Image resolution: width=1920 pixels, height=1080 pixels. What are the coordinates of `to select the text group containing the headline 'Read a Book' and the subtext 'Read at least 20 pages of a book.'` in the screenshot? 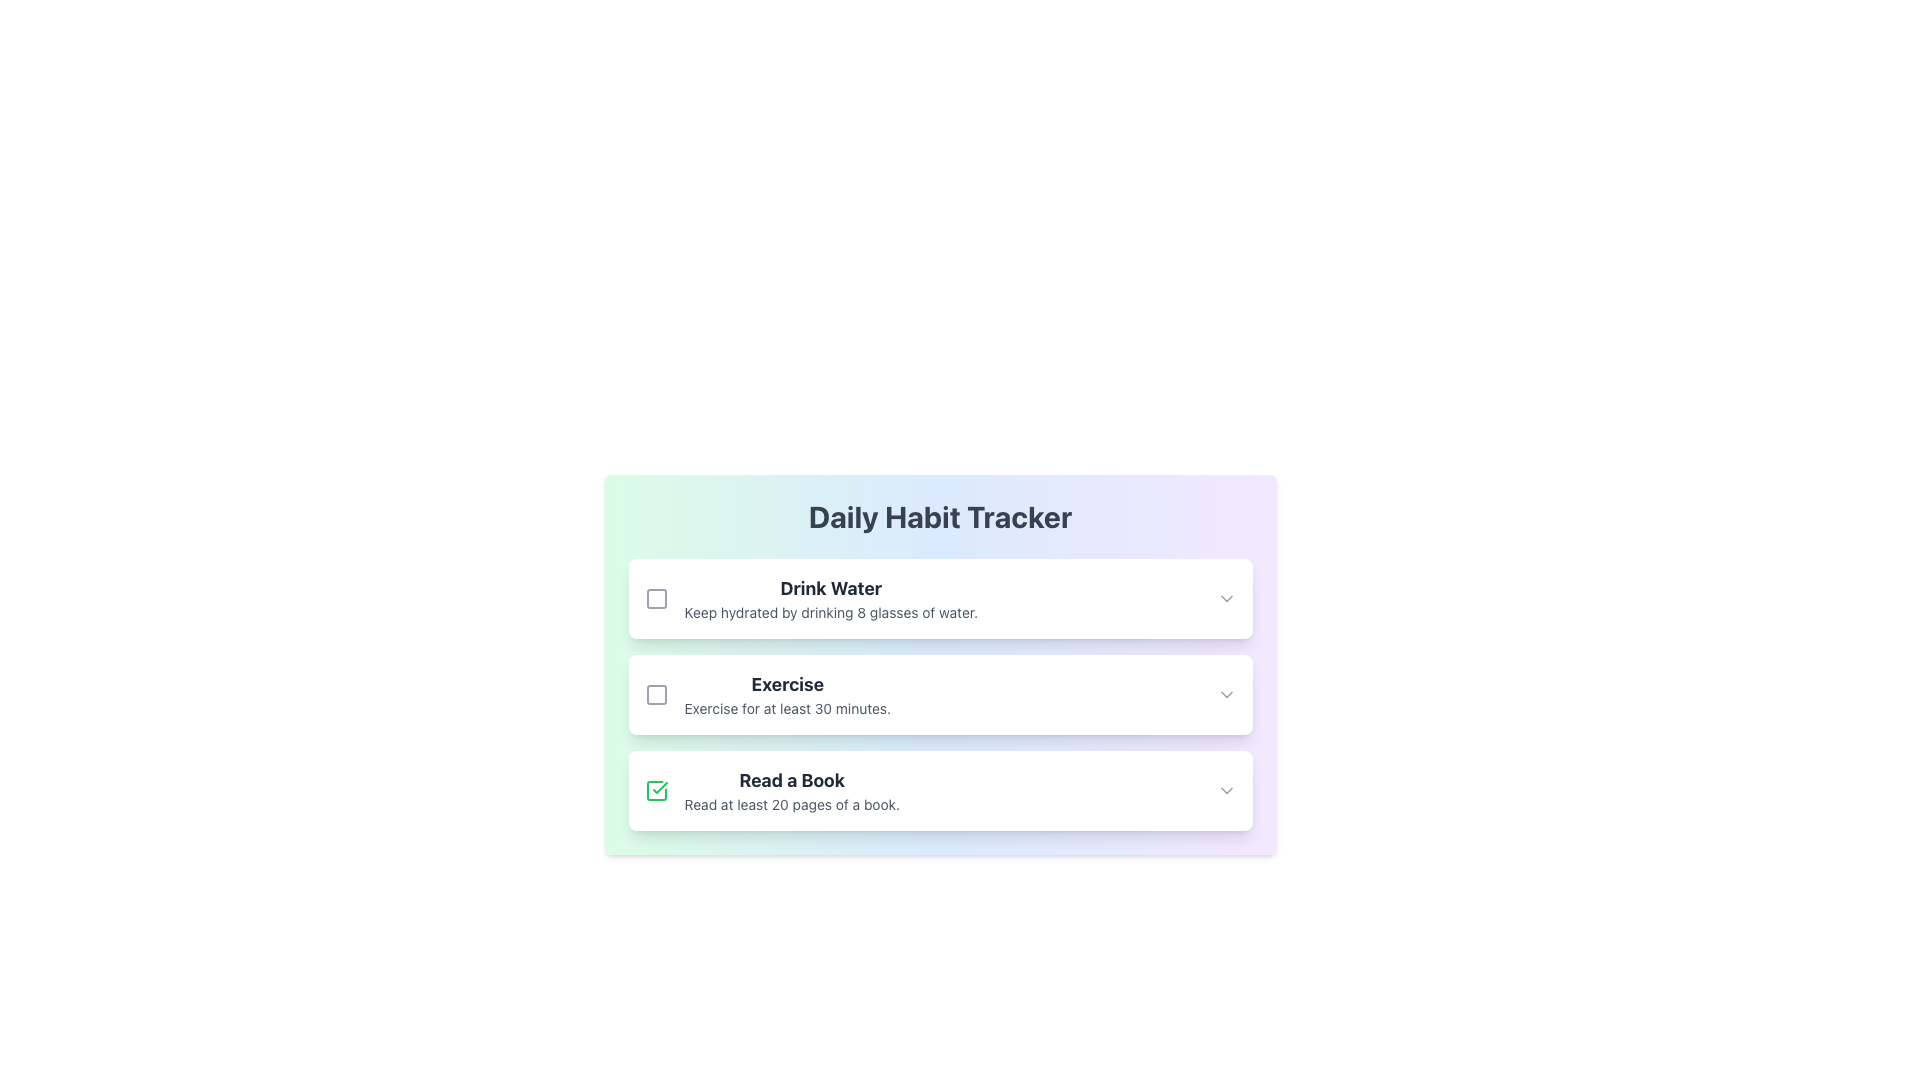 It's located at (771, 789).